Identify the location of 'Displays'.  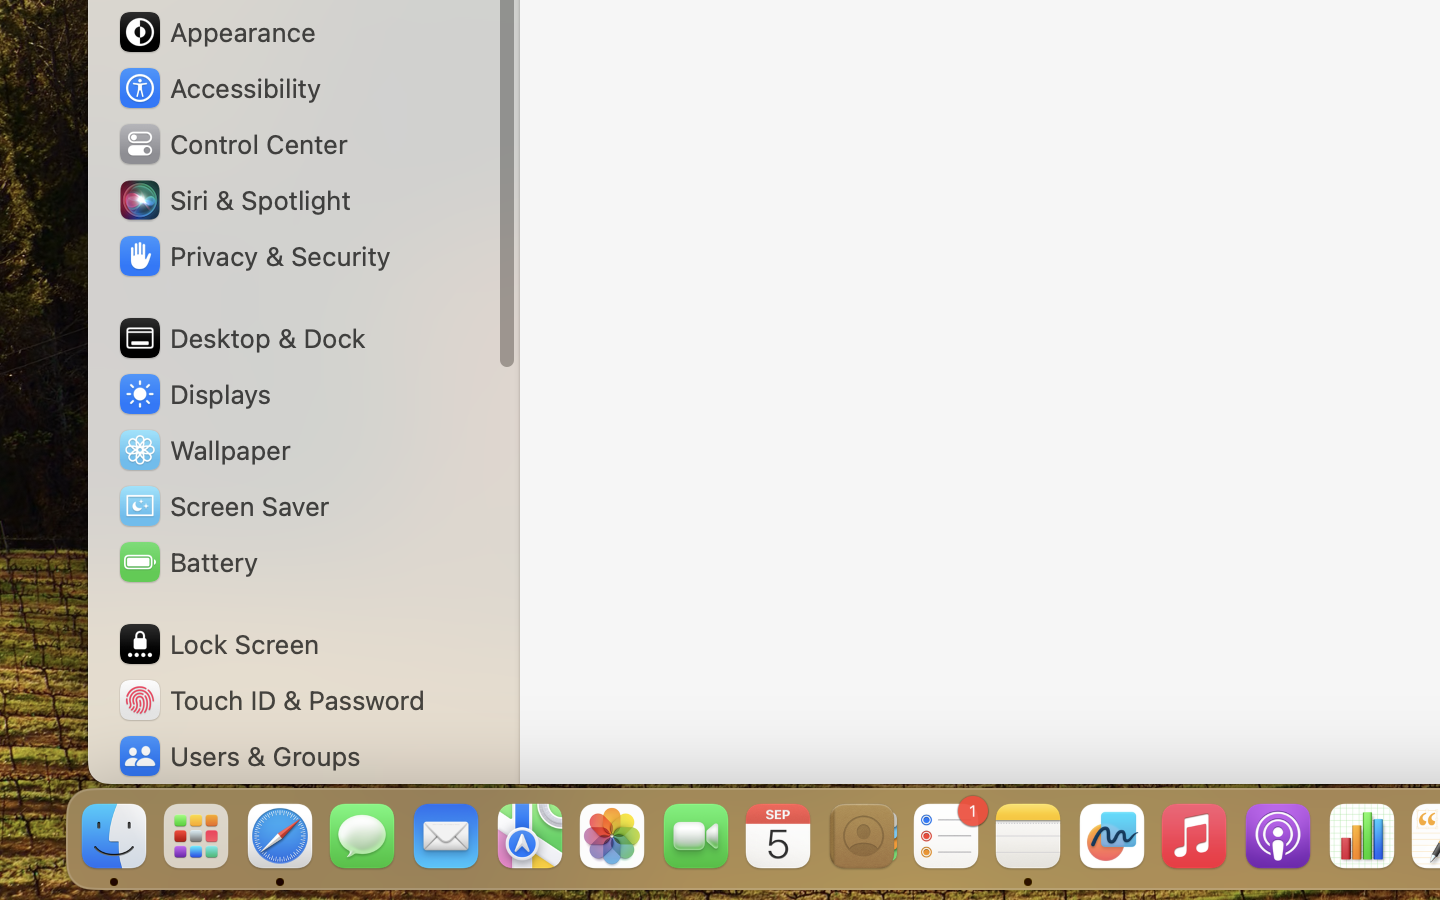
(193, 394).